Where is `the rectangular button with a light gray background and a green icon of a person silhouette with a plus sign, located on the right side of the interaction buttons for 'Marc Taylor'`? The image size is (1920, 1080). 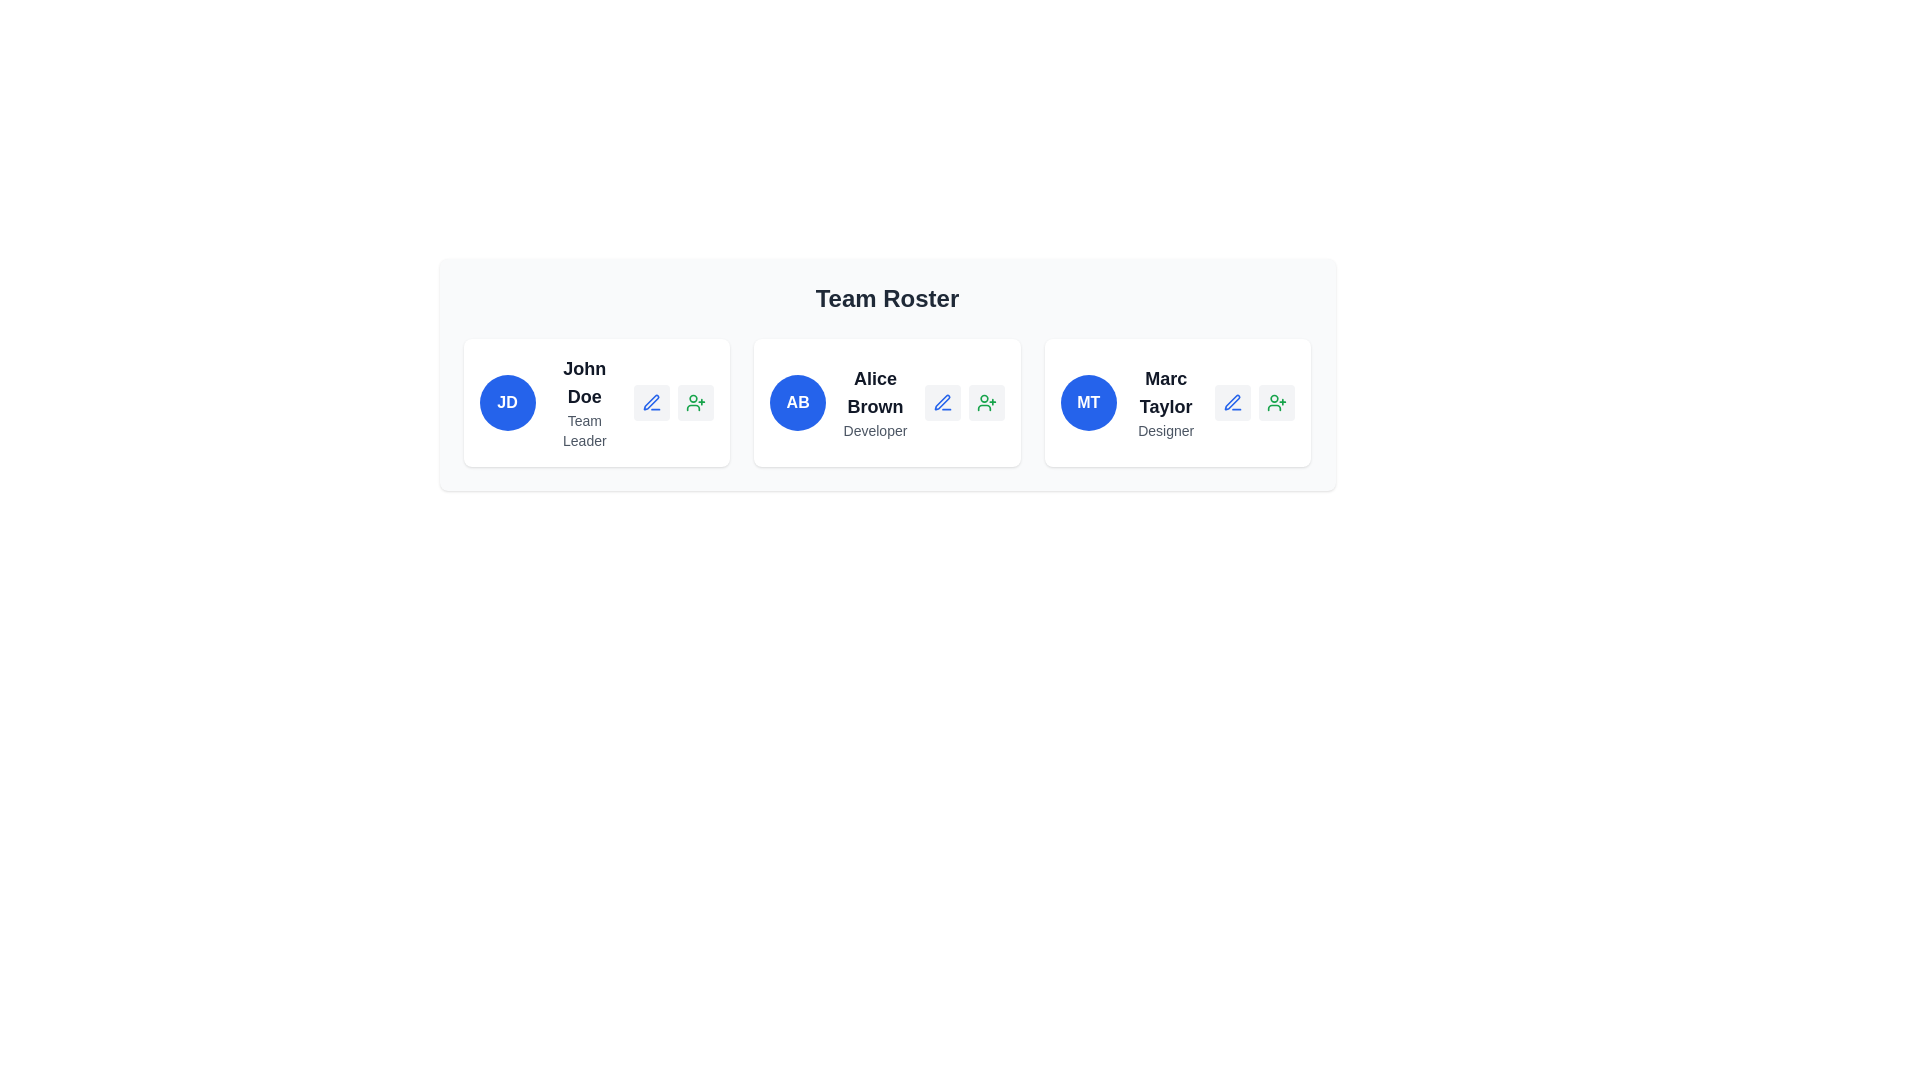 the rectangular button with a light gray background and a green icon of a person silhouette with a plus sign, located on the right side of the interaction buttons for 'Marc Taylor' is located at coordinates (1275, 402).